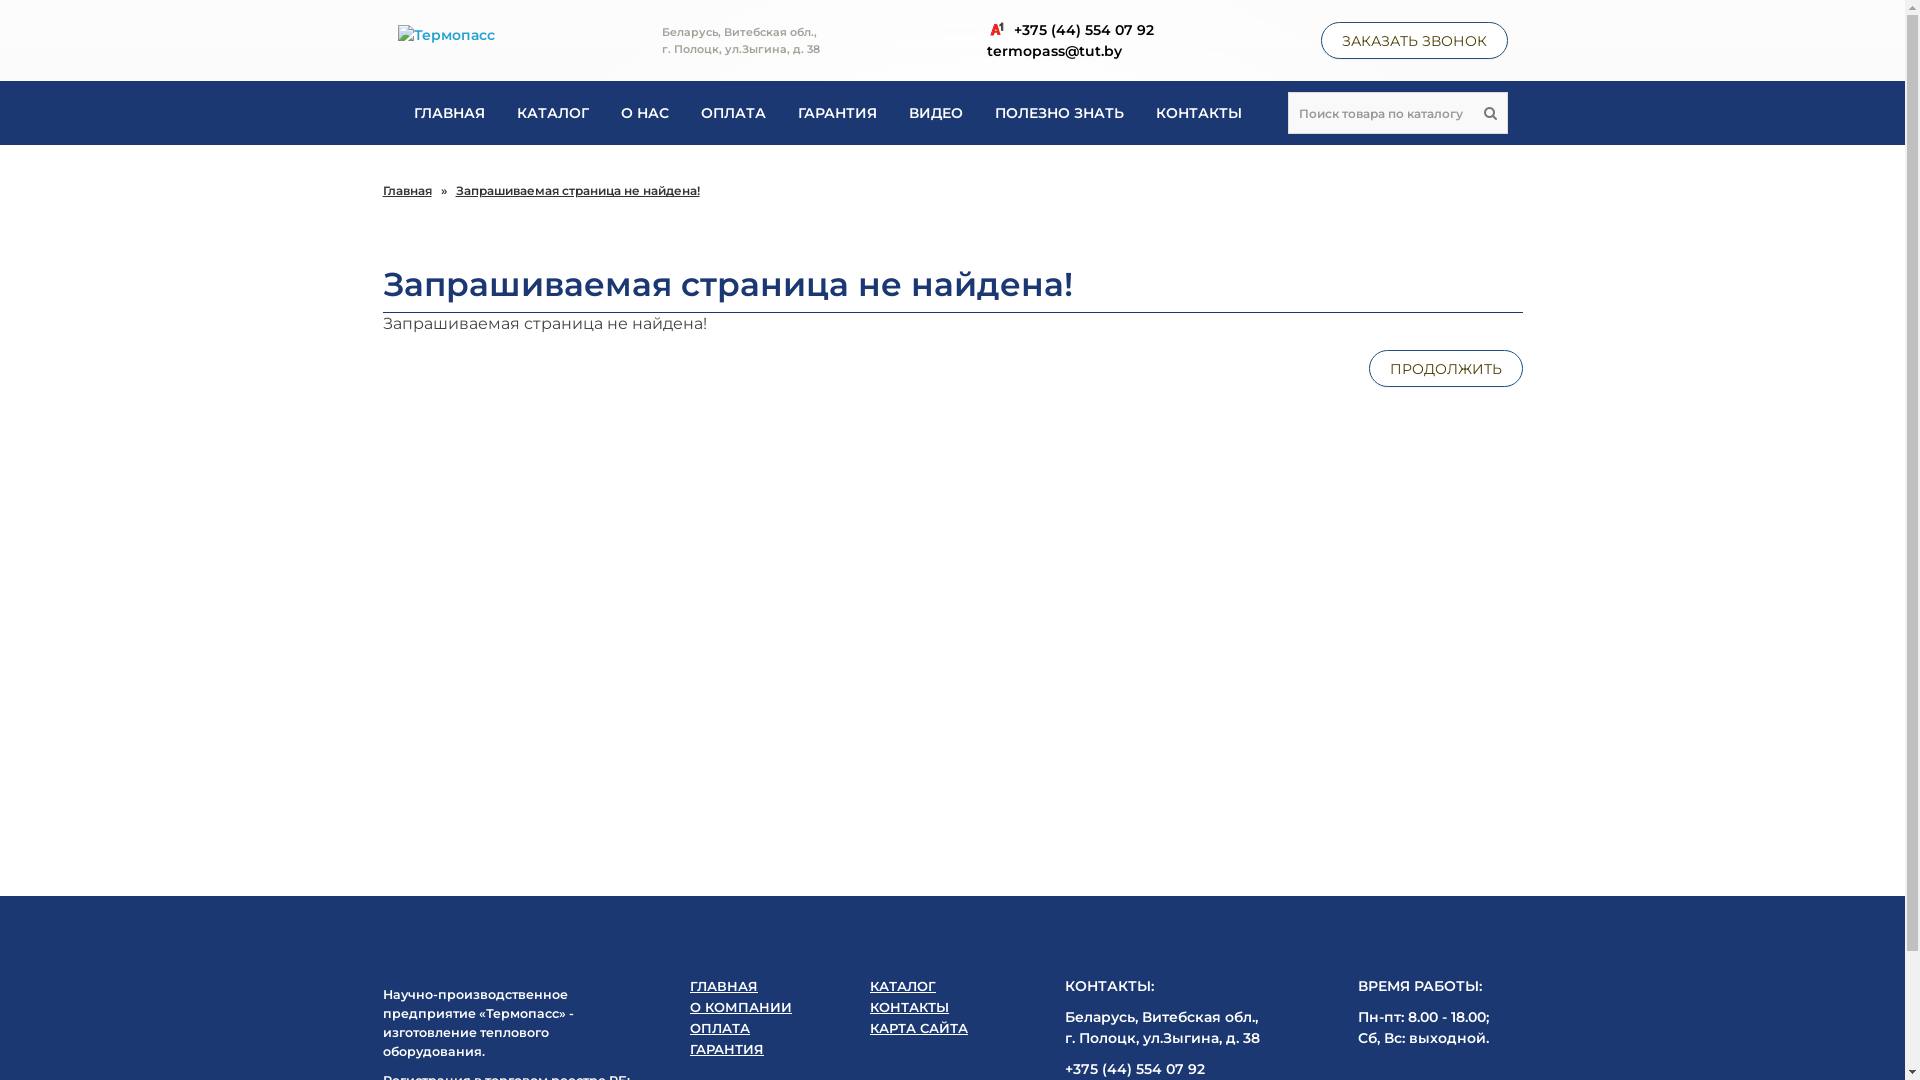  Describe the element at coordinates (1134, 1067) in the screenshot. I see `'+375 (44) 554 07 92'` at that location.